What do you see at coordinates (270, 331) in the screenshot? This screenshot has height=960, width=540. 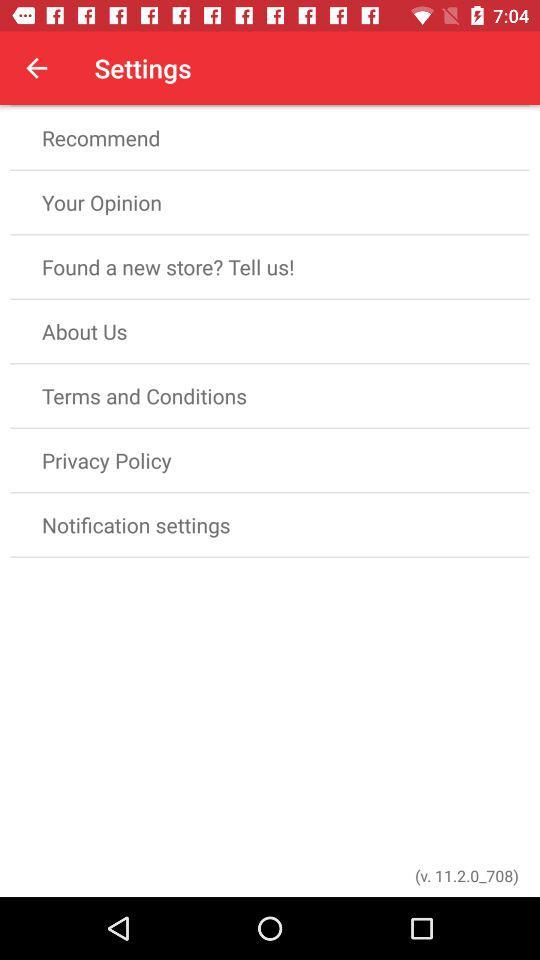 I see `item below the found a new item` at bounding box center [270, 331].